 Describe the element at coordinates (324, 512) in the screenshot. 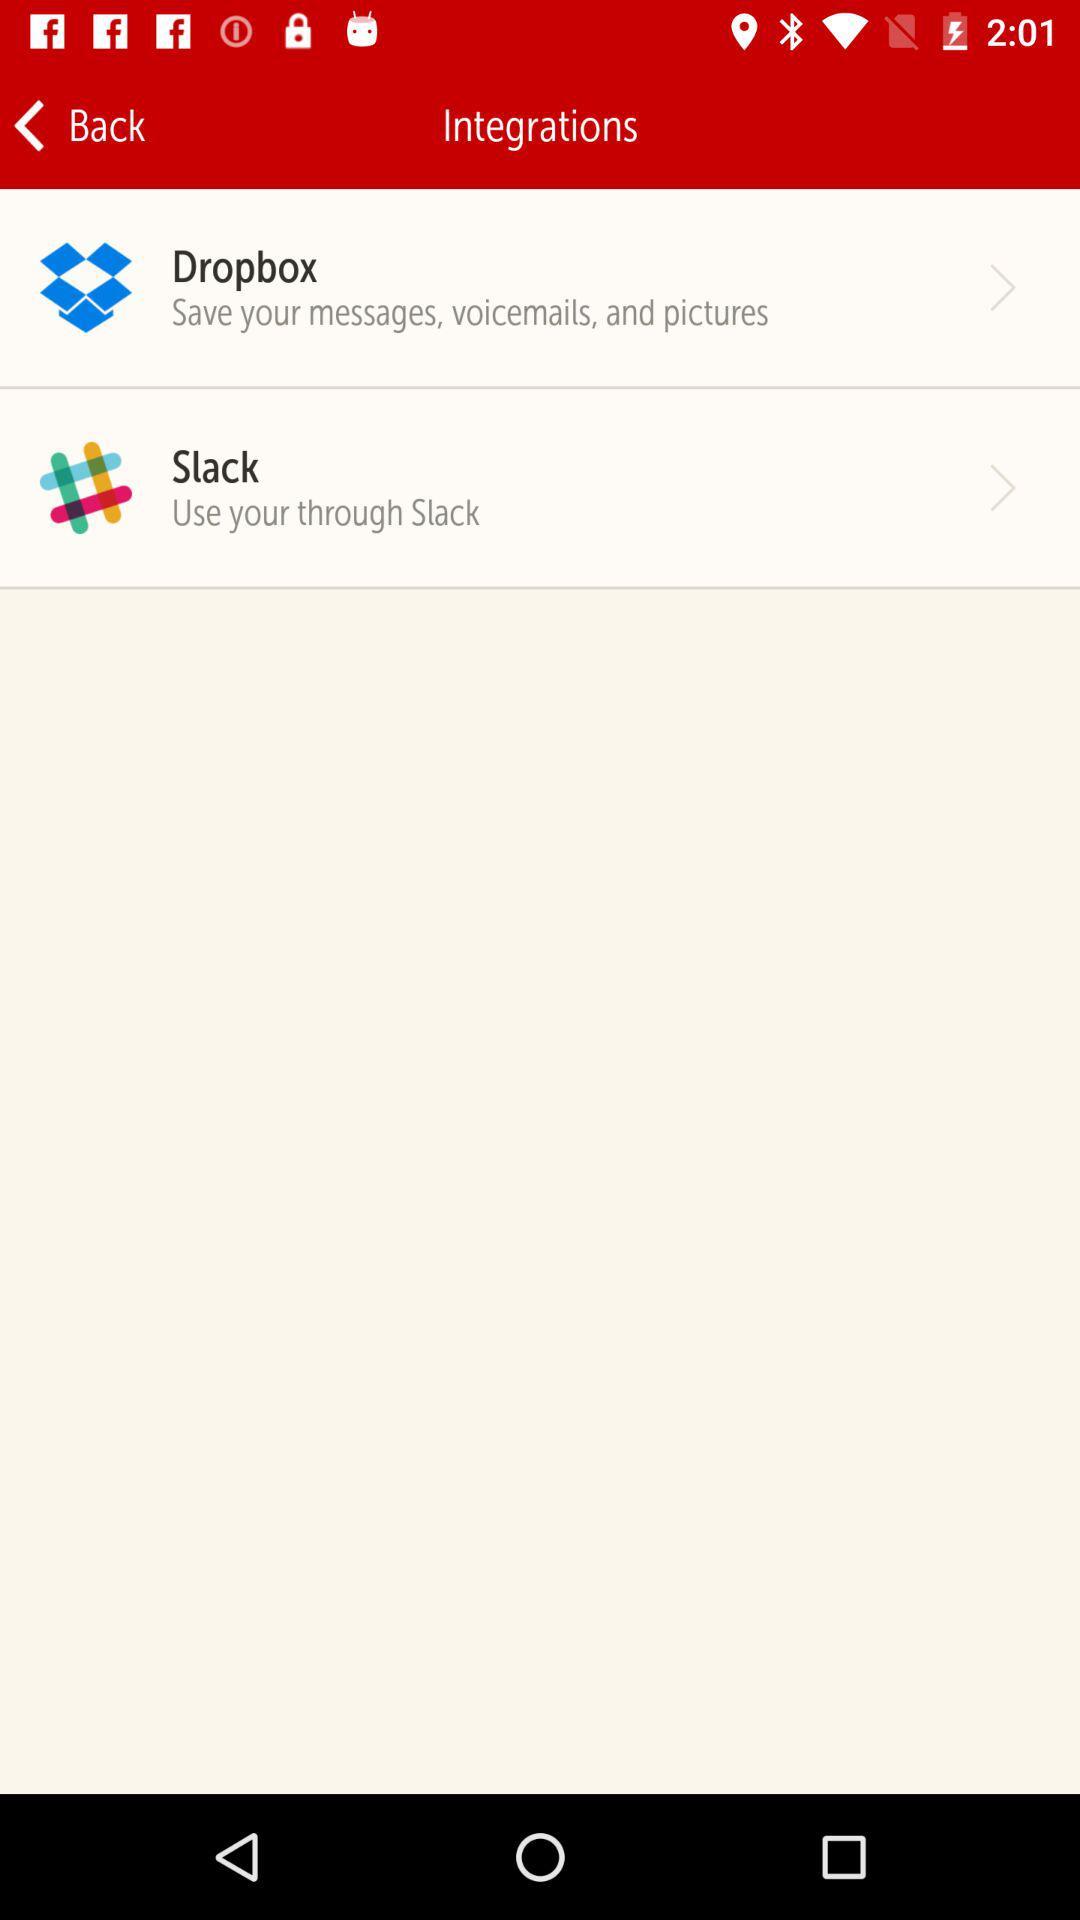

I see `item below the slack icon` at that location.